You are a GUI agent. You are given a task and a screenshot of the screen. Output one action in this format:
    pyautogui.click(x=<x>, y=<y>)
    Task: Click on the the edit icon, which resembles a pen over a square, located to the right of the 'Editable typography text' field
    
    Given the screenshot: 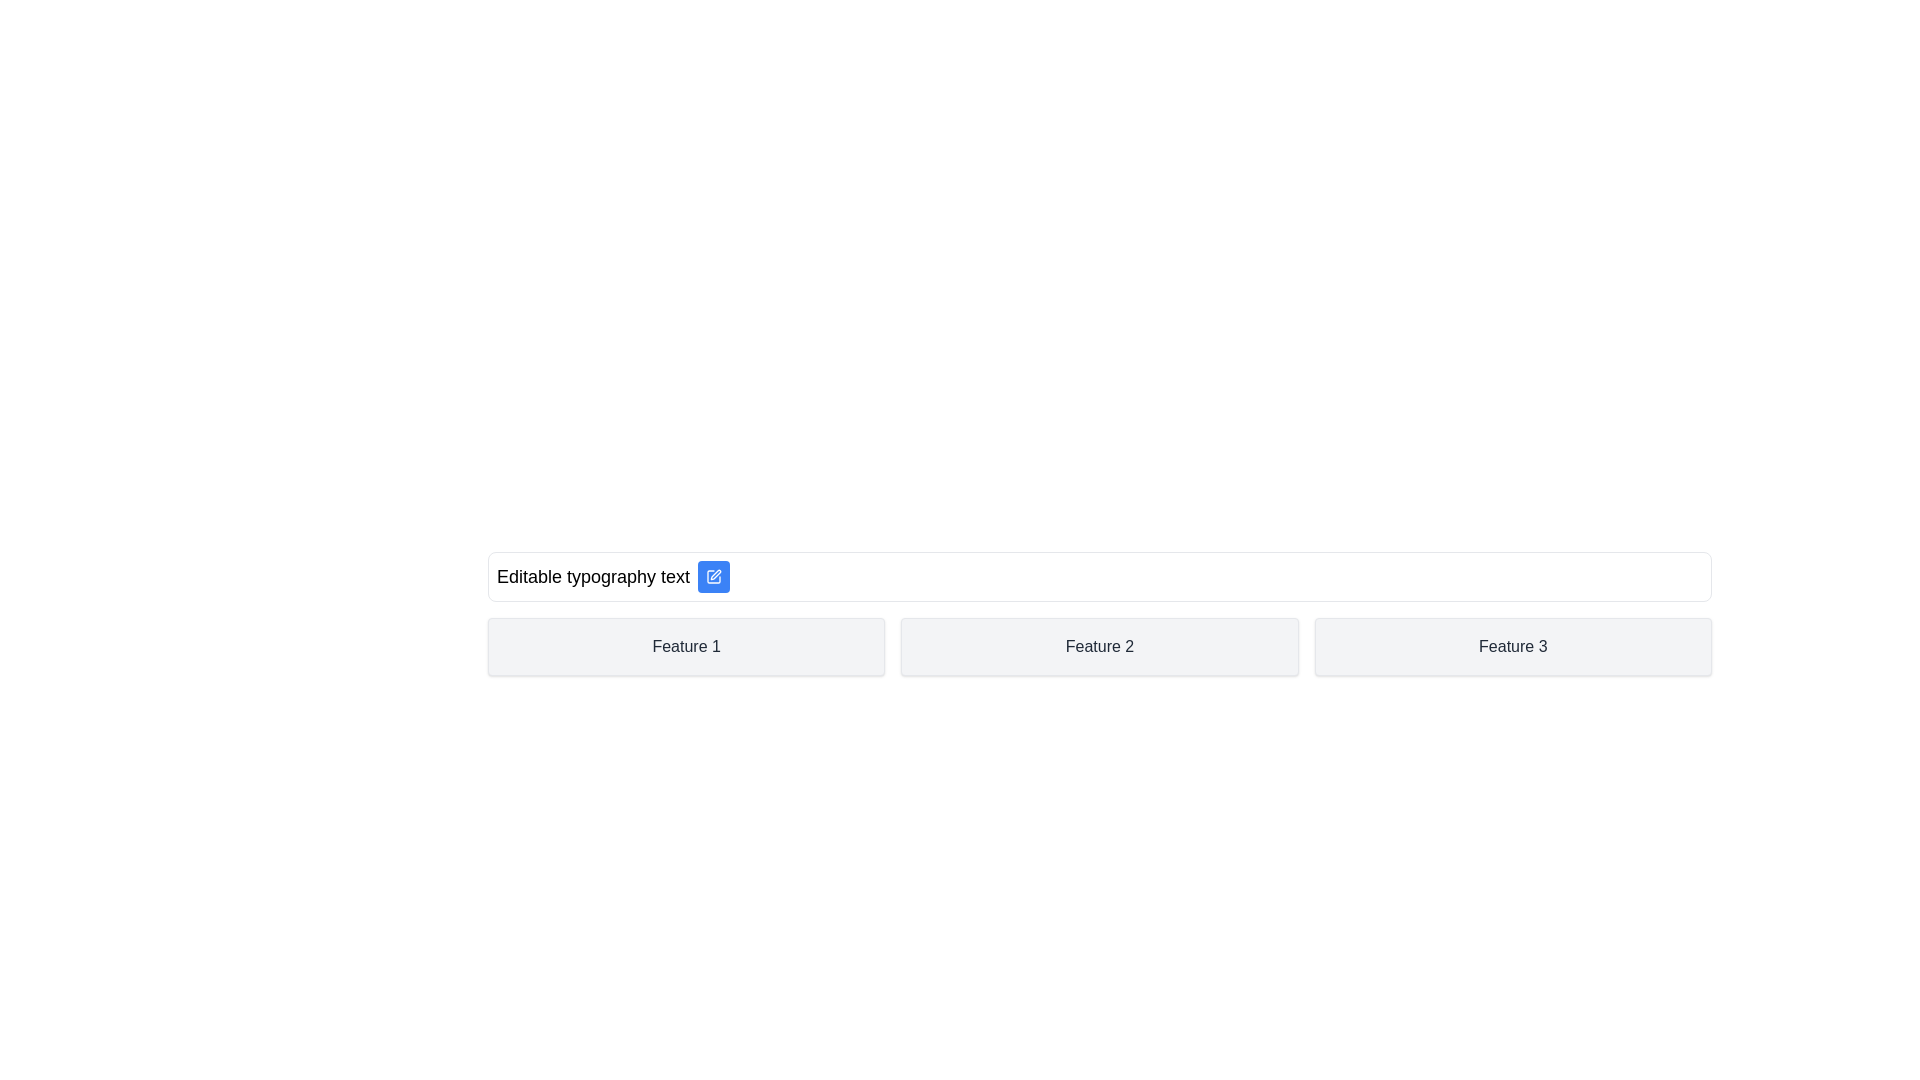 What is the action you would take?
    pyautogui.click(x=715, y=574)
    